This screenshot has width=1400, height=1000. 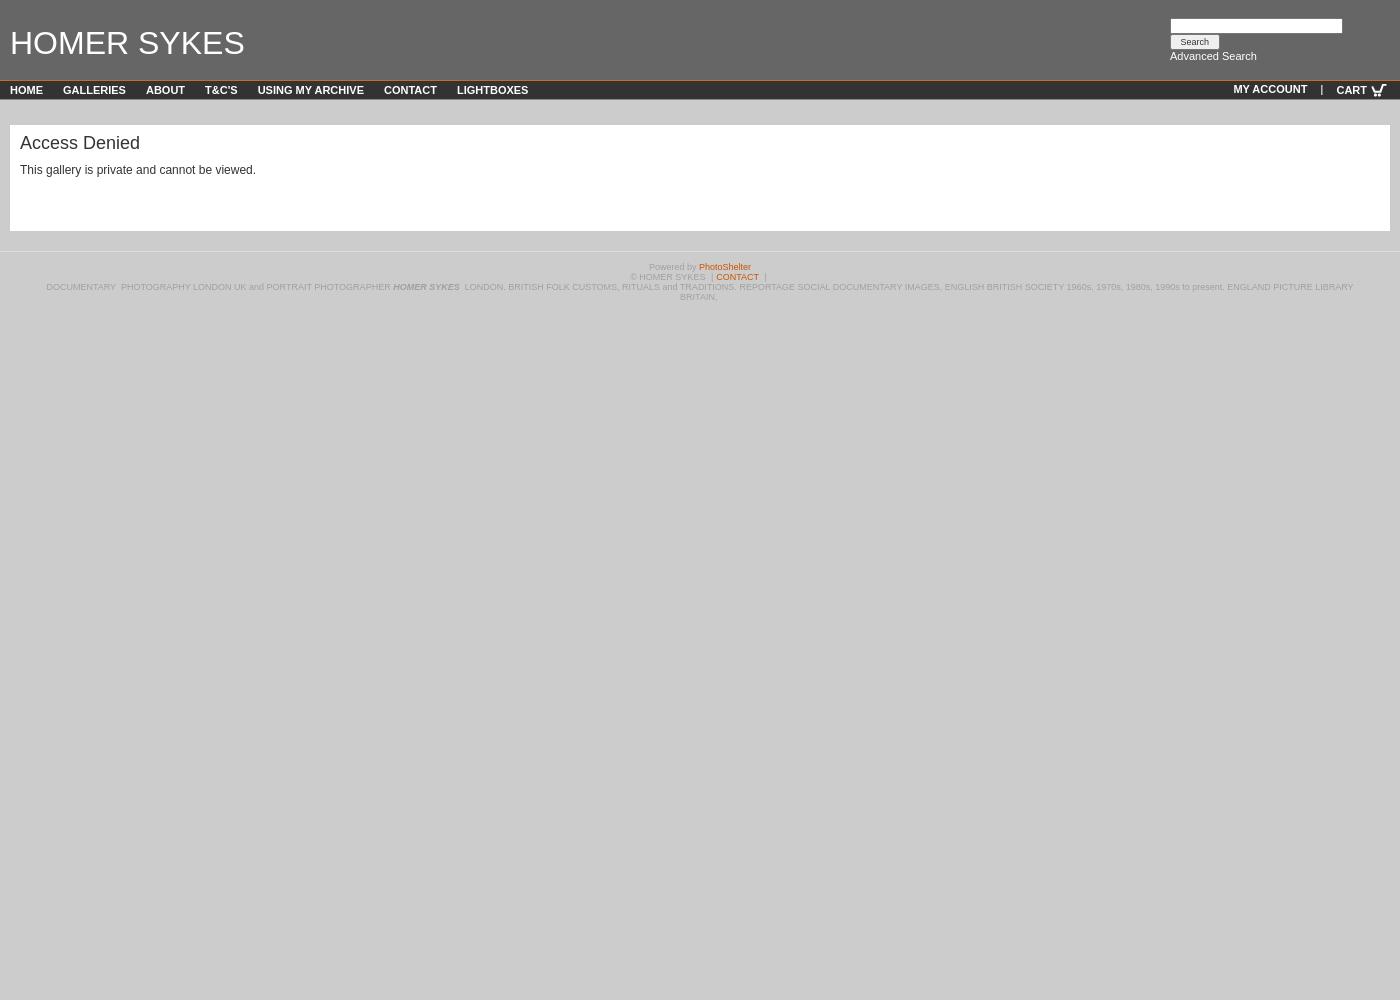 What do you see at coordinates (672, 267) in the screenshot?
I see `'Powered by'` at bounding box center [672, 267].